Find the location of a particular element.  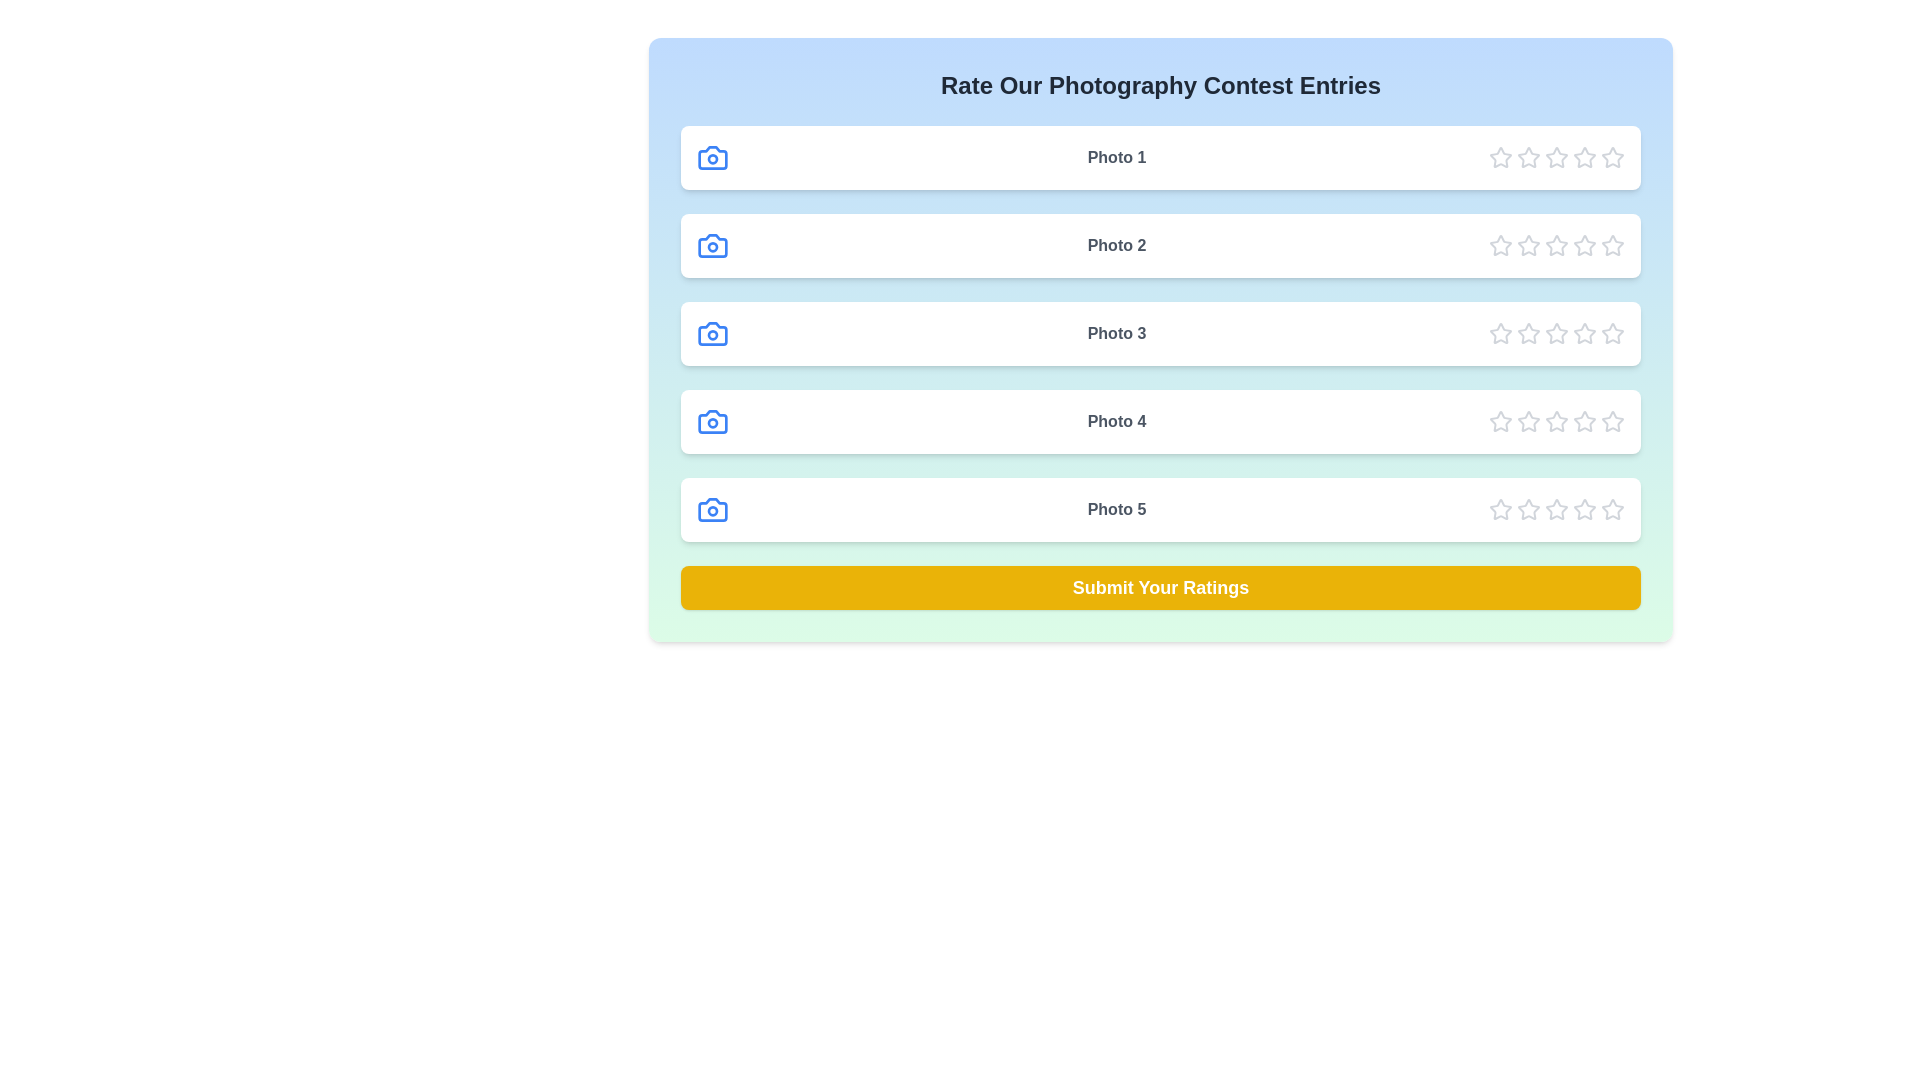

the photo title Photo 3 to select or highlight it is located at coordinates (1116, 333).